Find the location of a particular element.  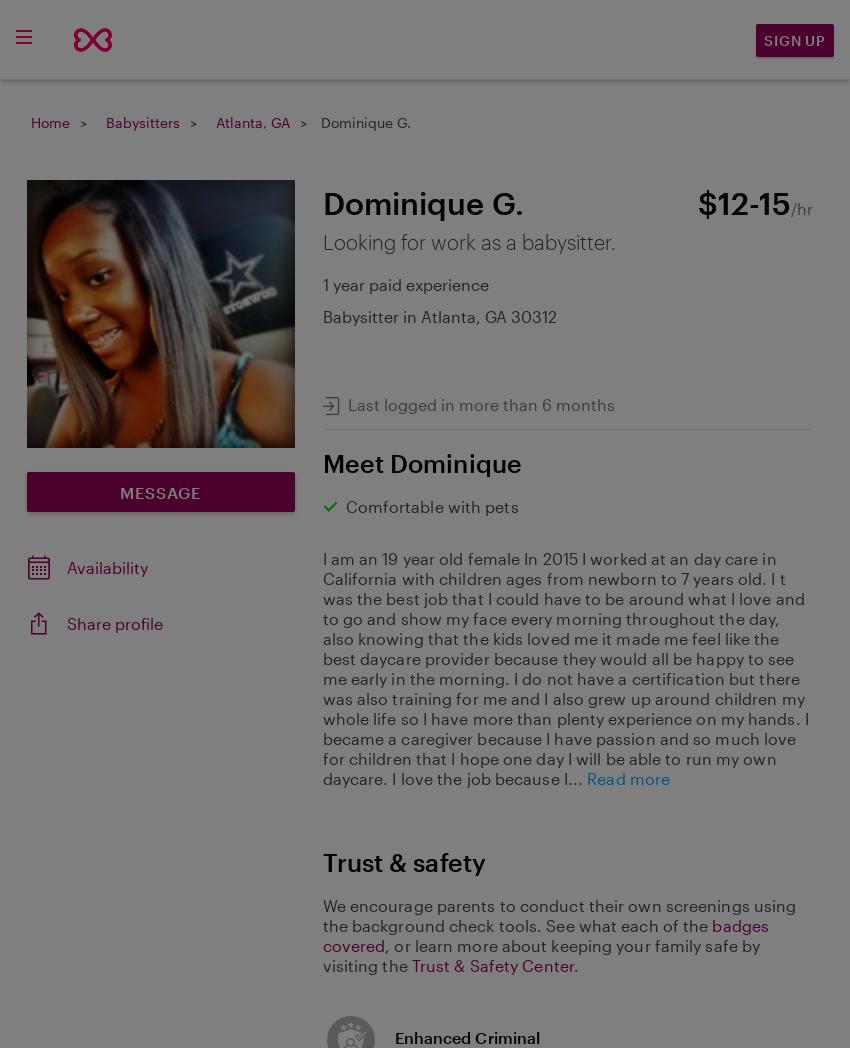

'Home' is located at coordinates (49, 121).